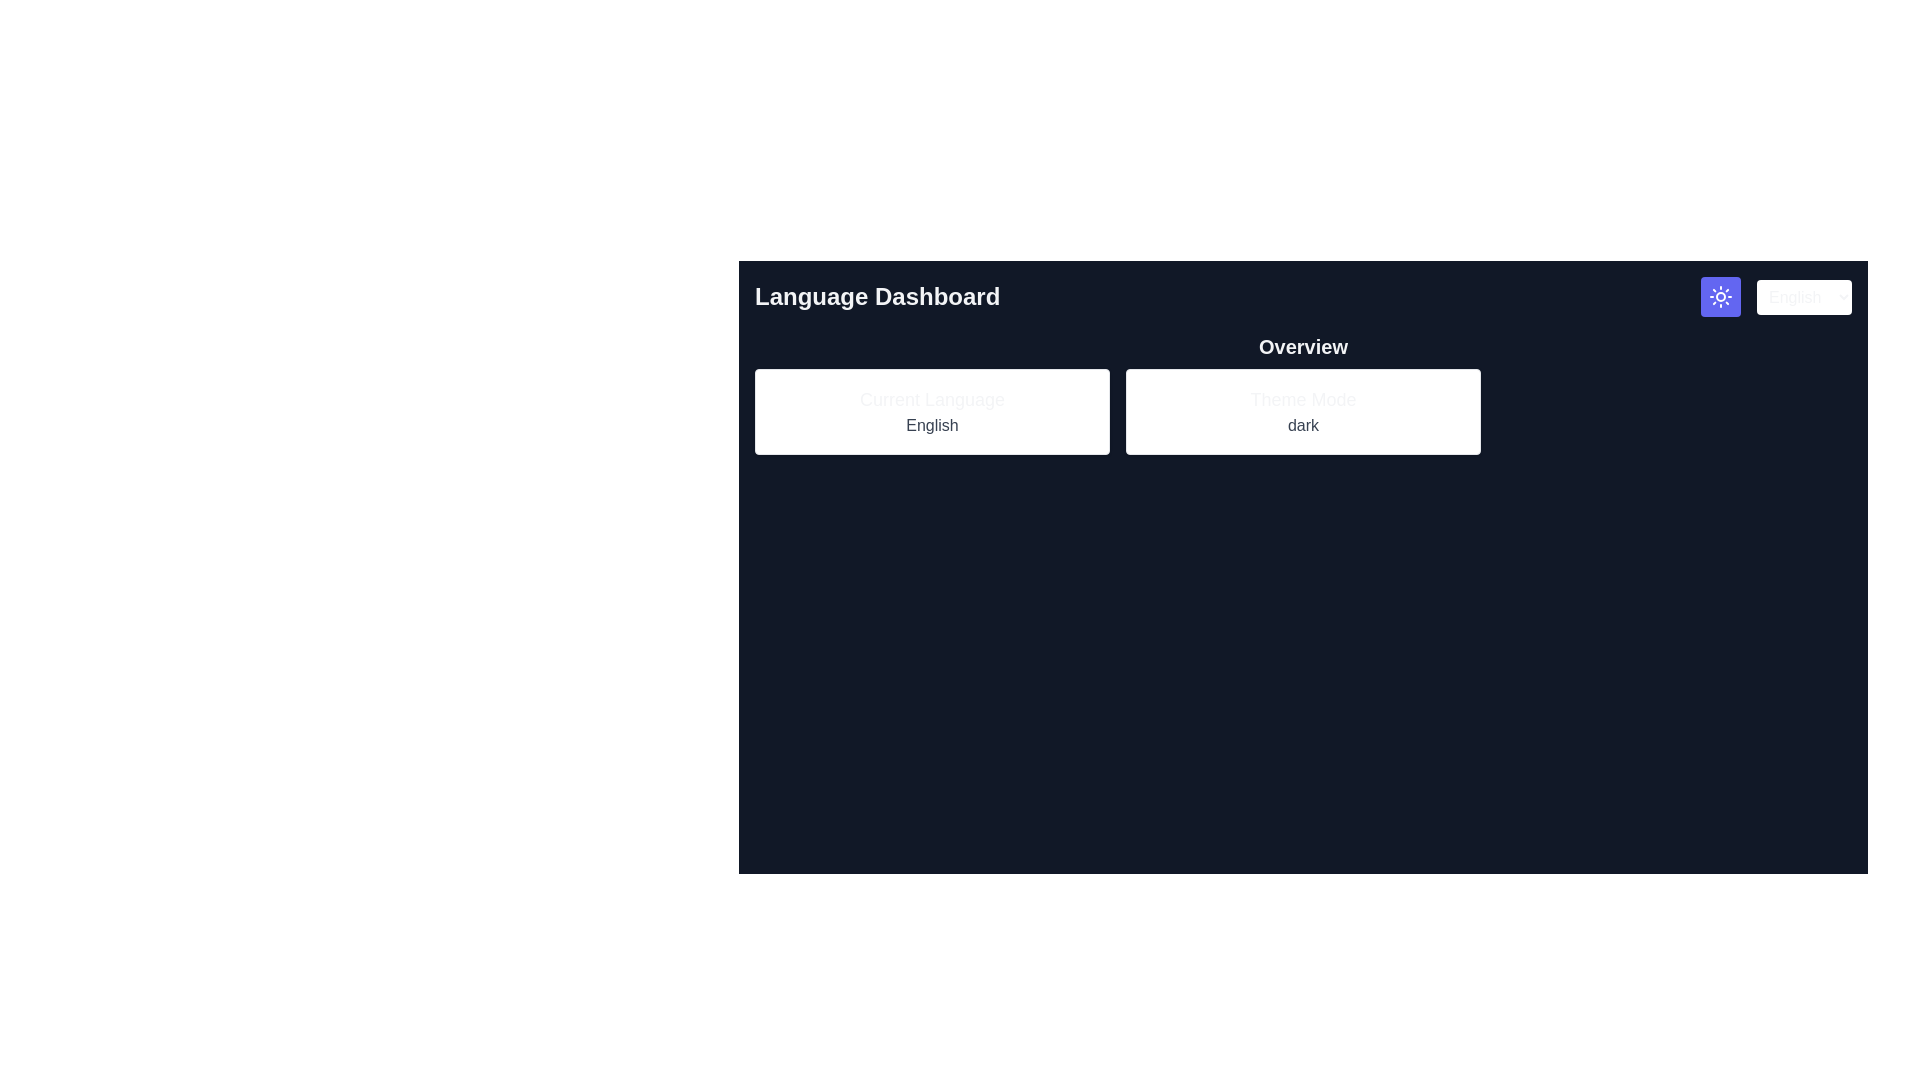 The height and width of the screenshot is (1080, 1920). I want to click on the Informational card that displays 'Current Language' with a white background and shadow, located in the upper-left quadrant of the interface, so click(931, 411).